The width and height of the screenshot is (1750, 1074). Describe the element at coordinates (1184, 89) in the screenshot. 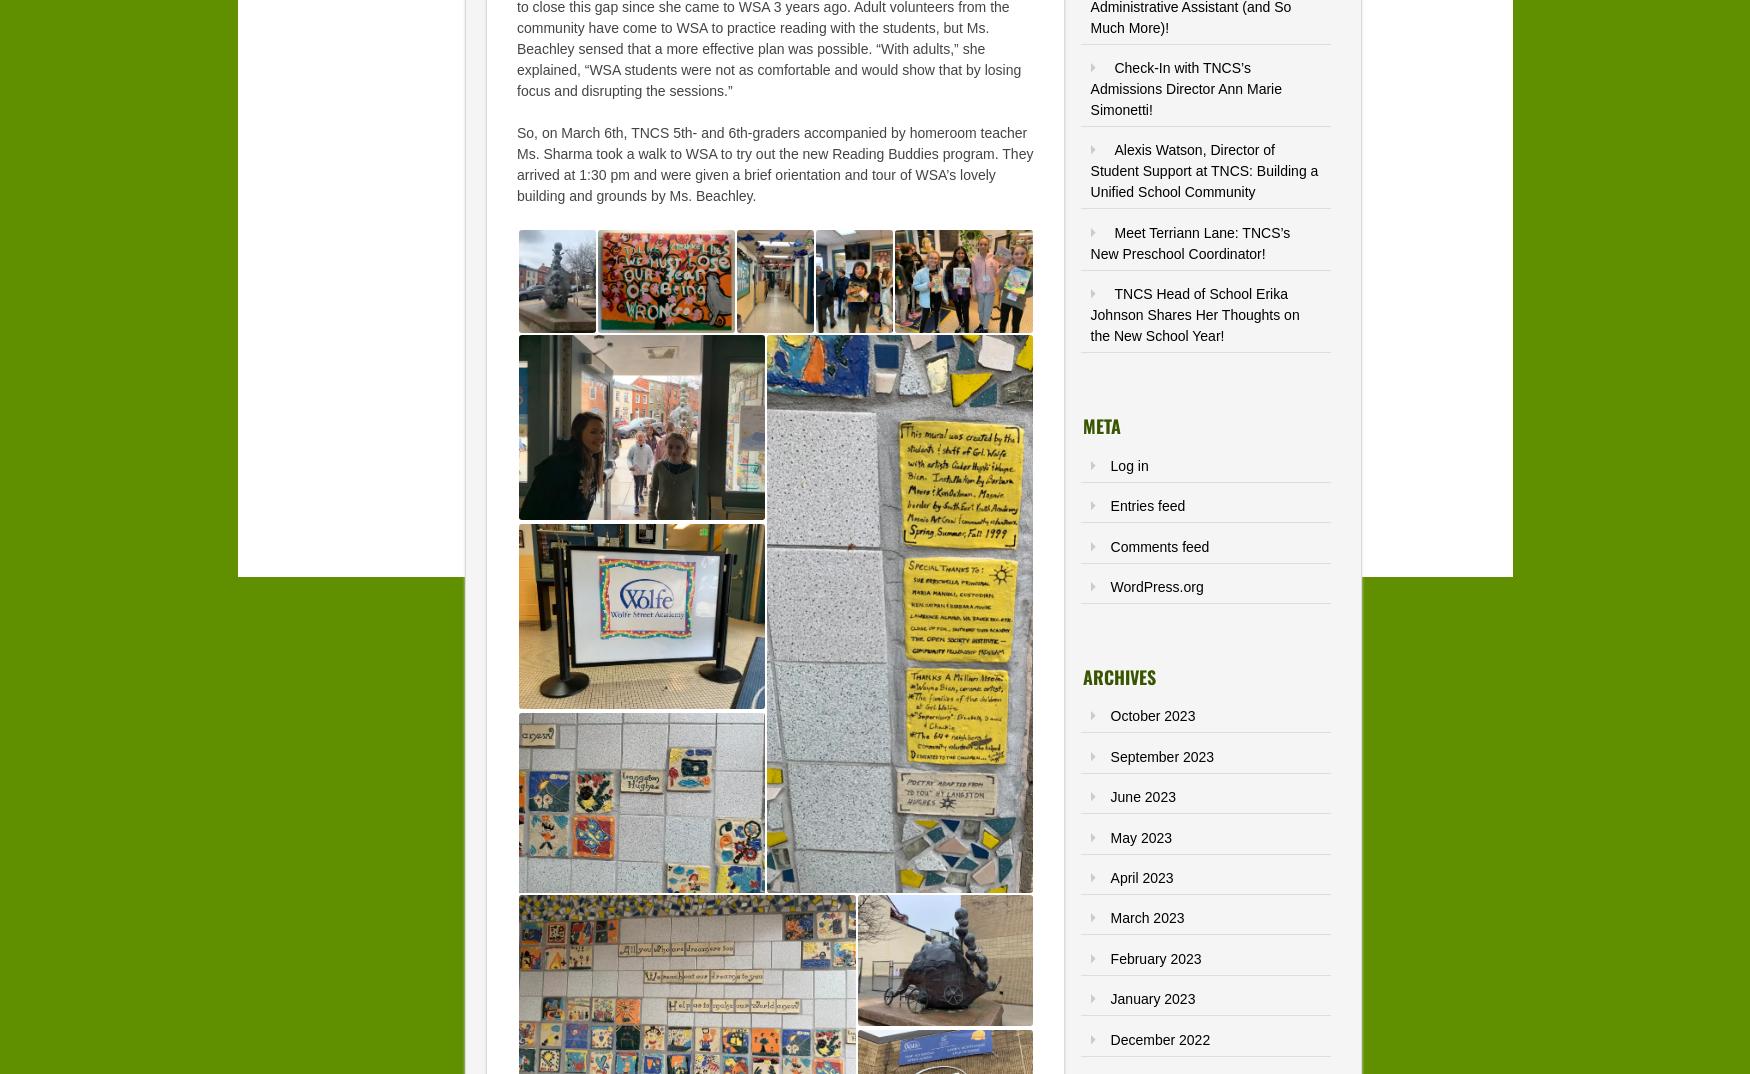

I see `'Check-In with TNCS’s Admissions Director Ann Marie Simonetti!'` at that location.